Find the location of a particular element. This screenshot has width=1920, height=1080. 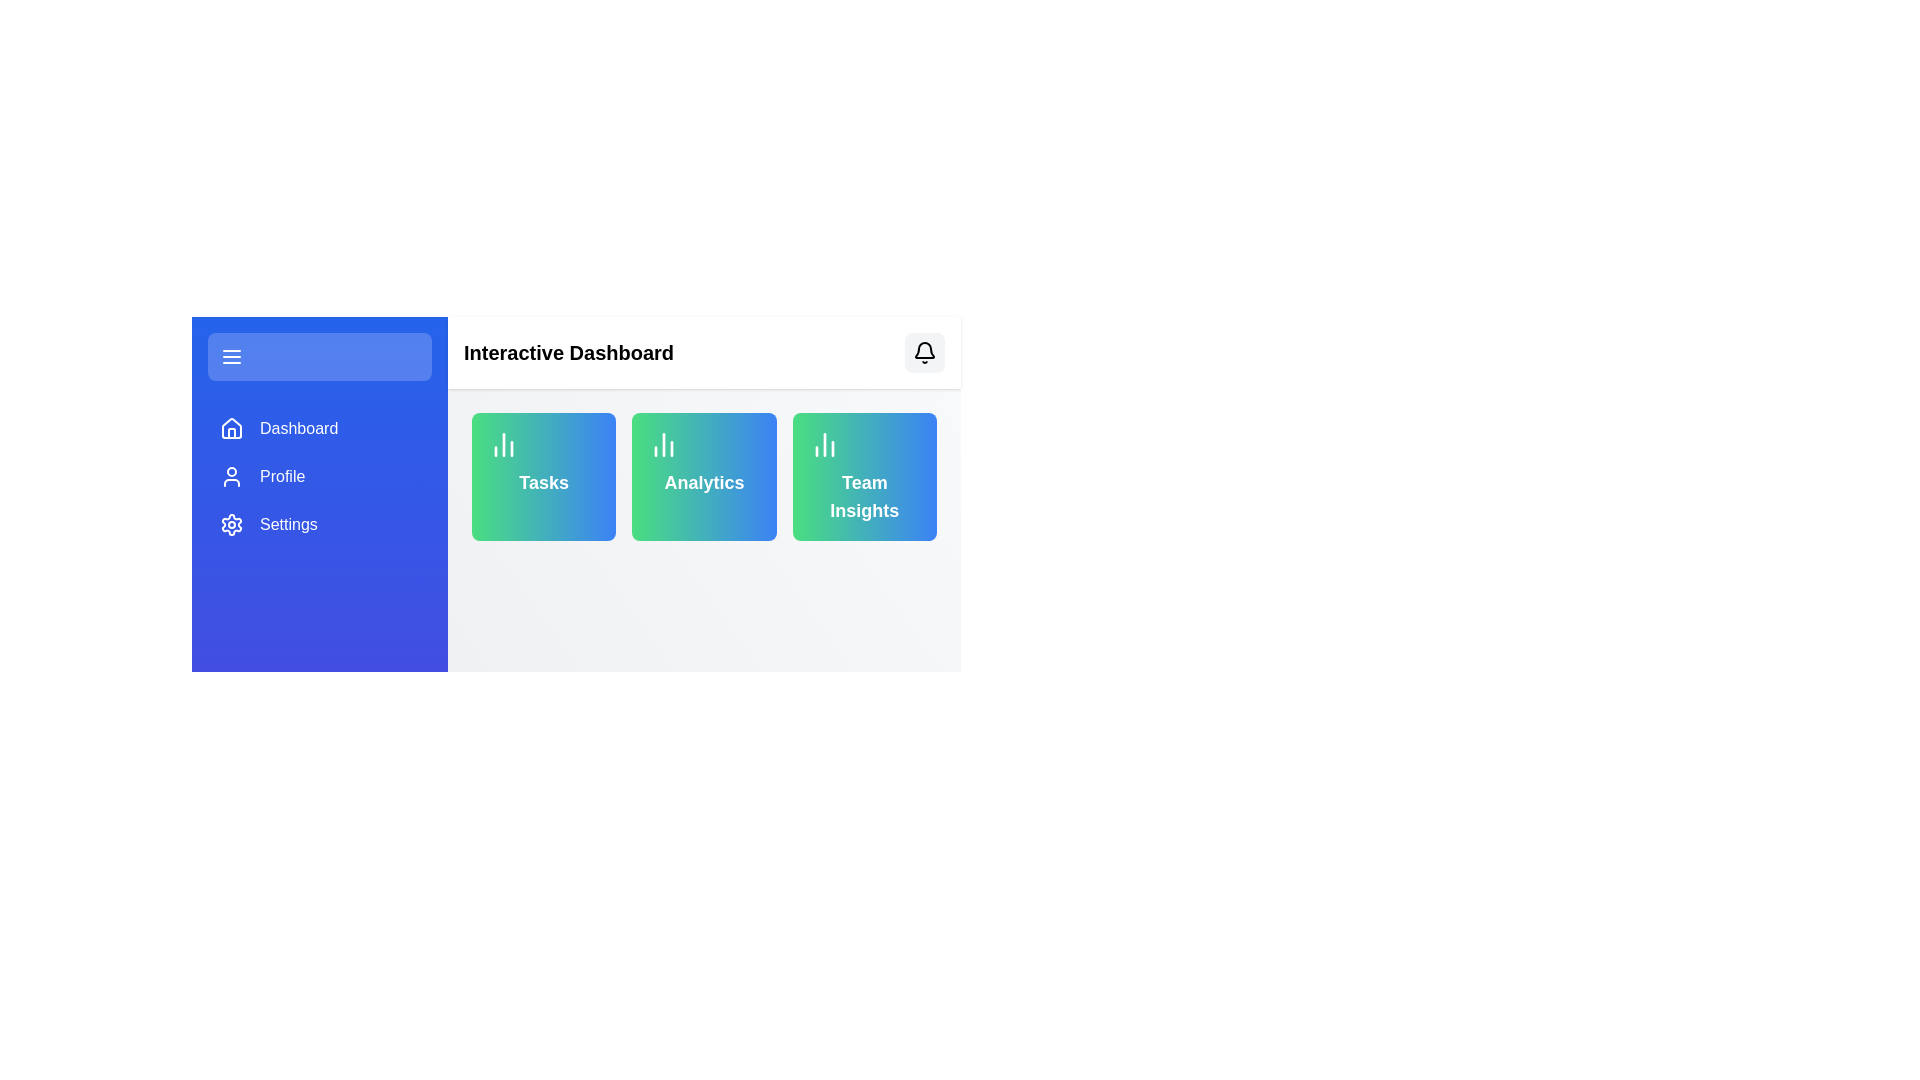

the upper section of the house icon located in the left blue-colored sidebar of the interface is located at coordinates (231, 431).